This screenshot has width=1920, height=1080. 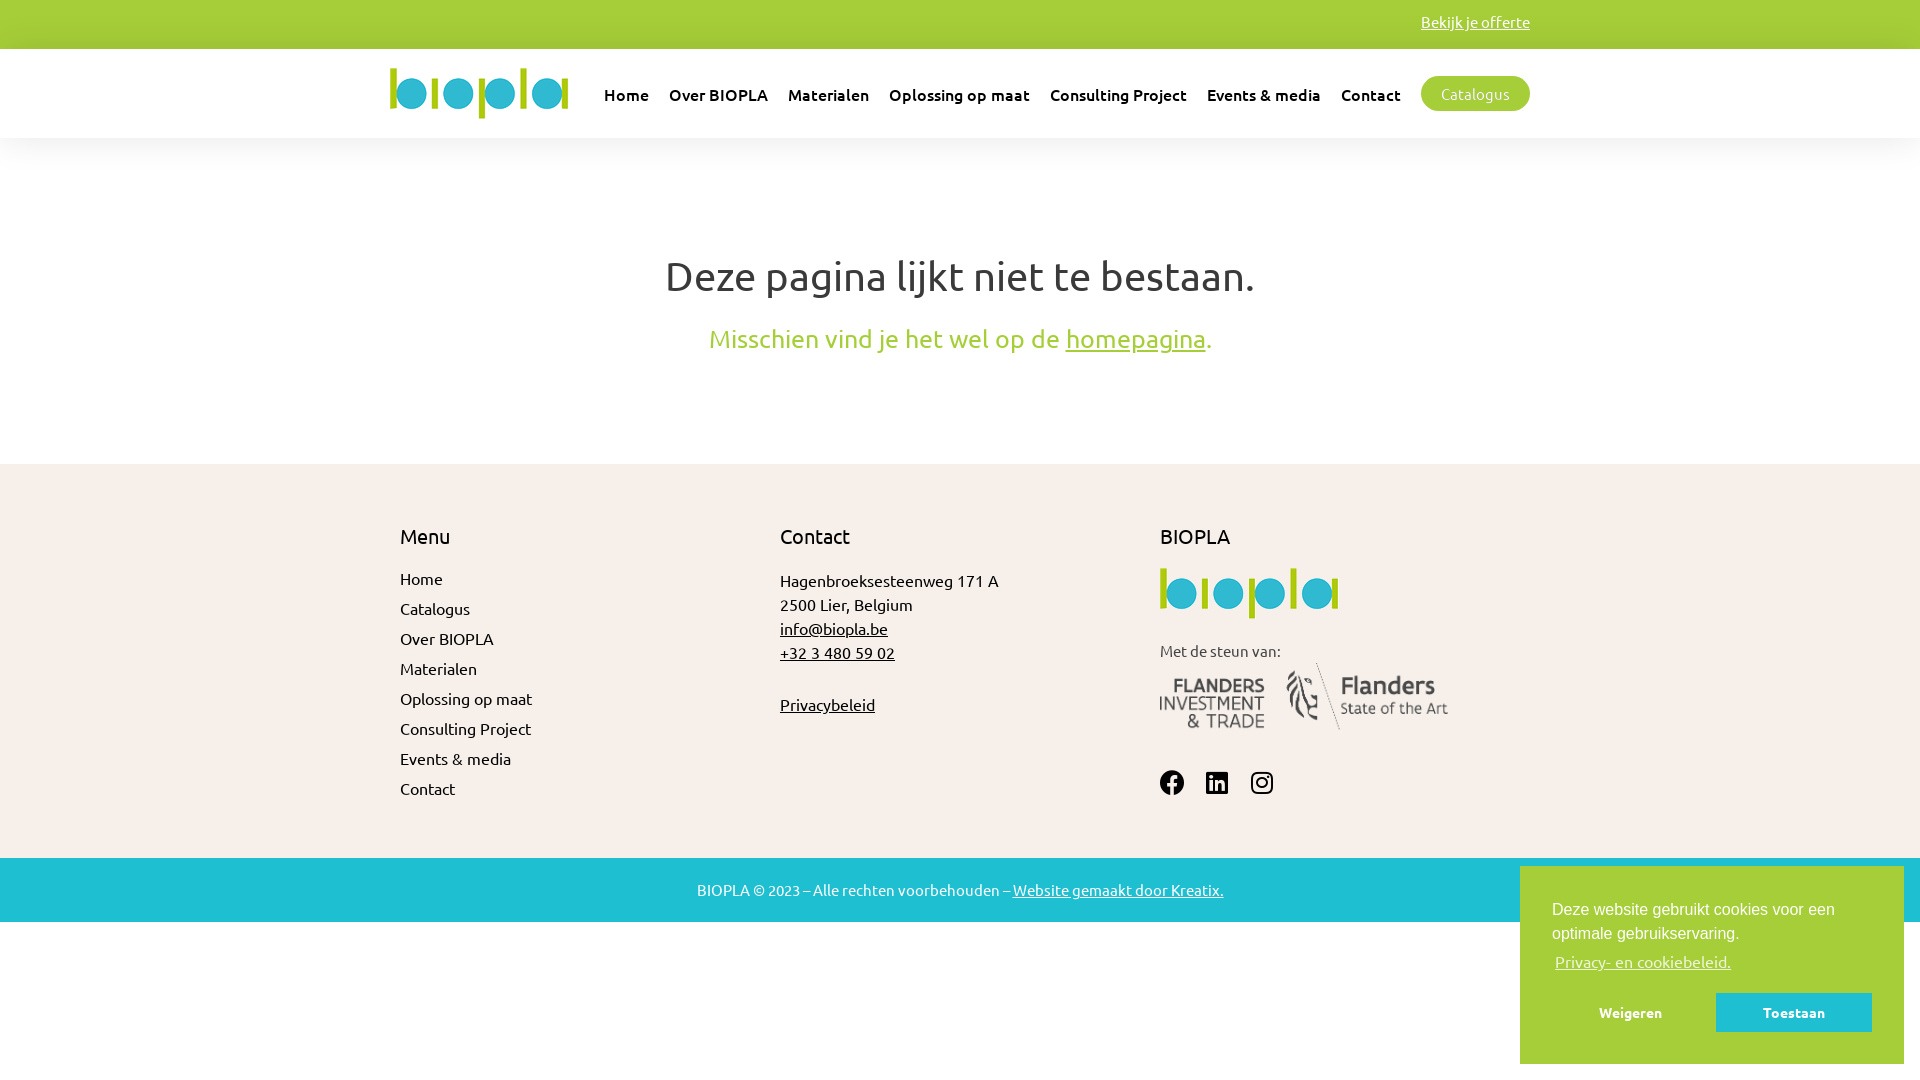 What do you see at coordinates (1136, 337) in the screenshot?
I see `'homepagina'` at bounding box center [1136, 337].